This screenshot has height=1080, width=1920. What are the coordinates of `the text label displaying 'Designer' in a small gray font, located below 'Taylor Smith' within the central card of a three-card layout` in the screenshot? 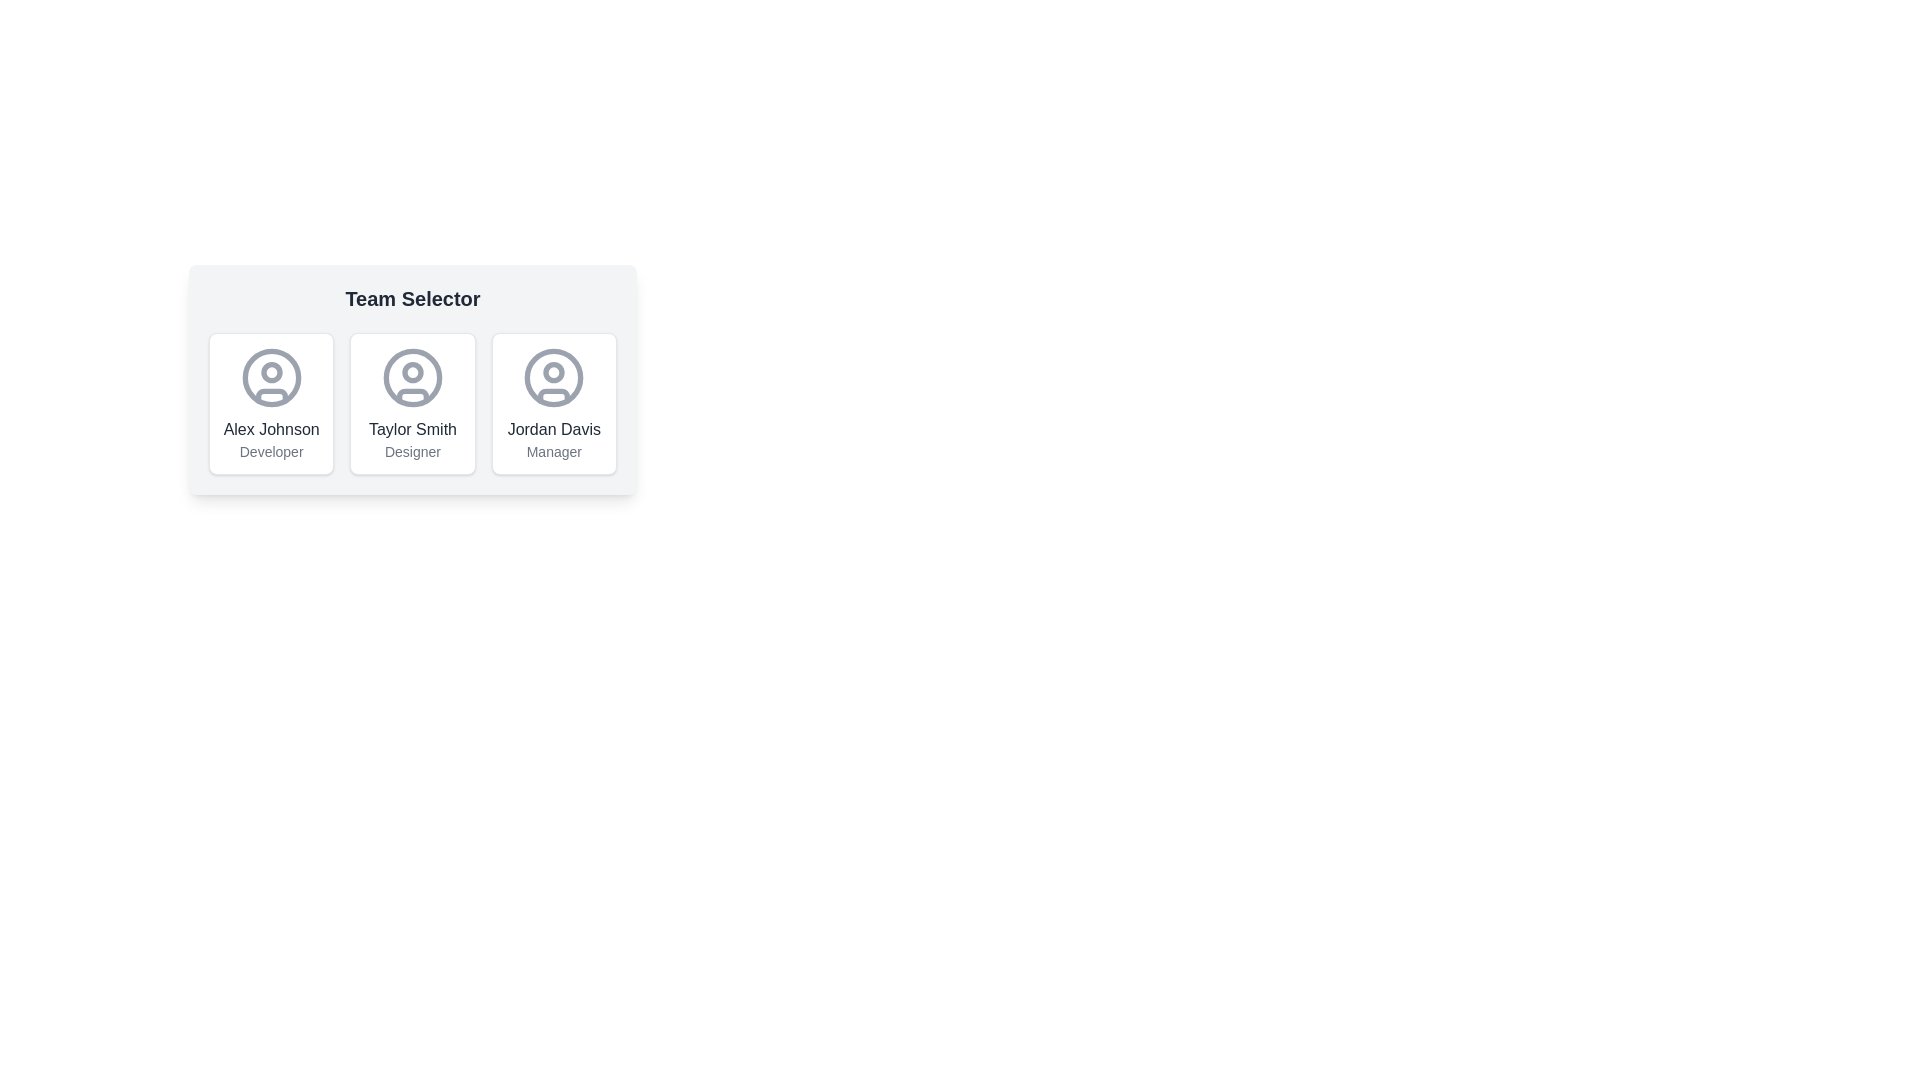 It's located at (411, 451).